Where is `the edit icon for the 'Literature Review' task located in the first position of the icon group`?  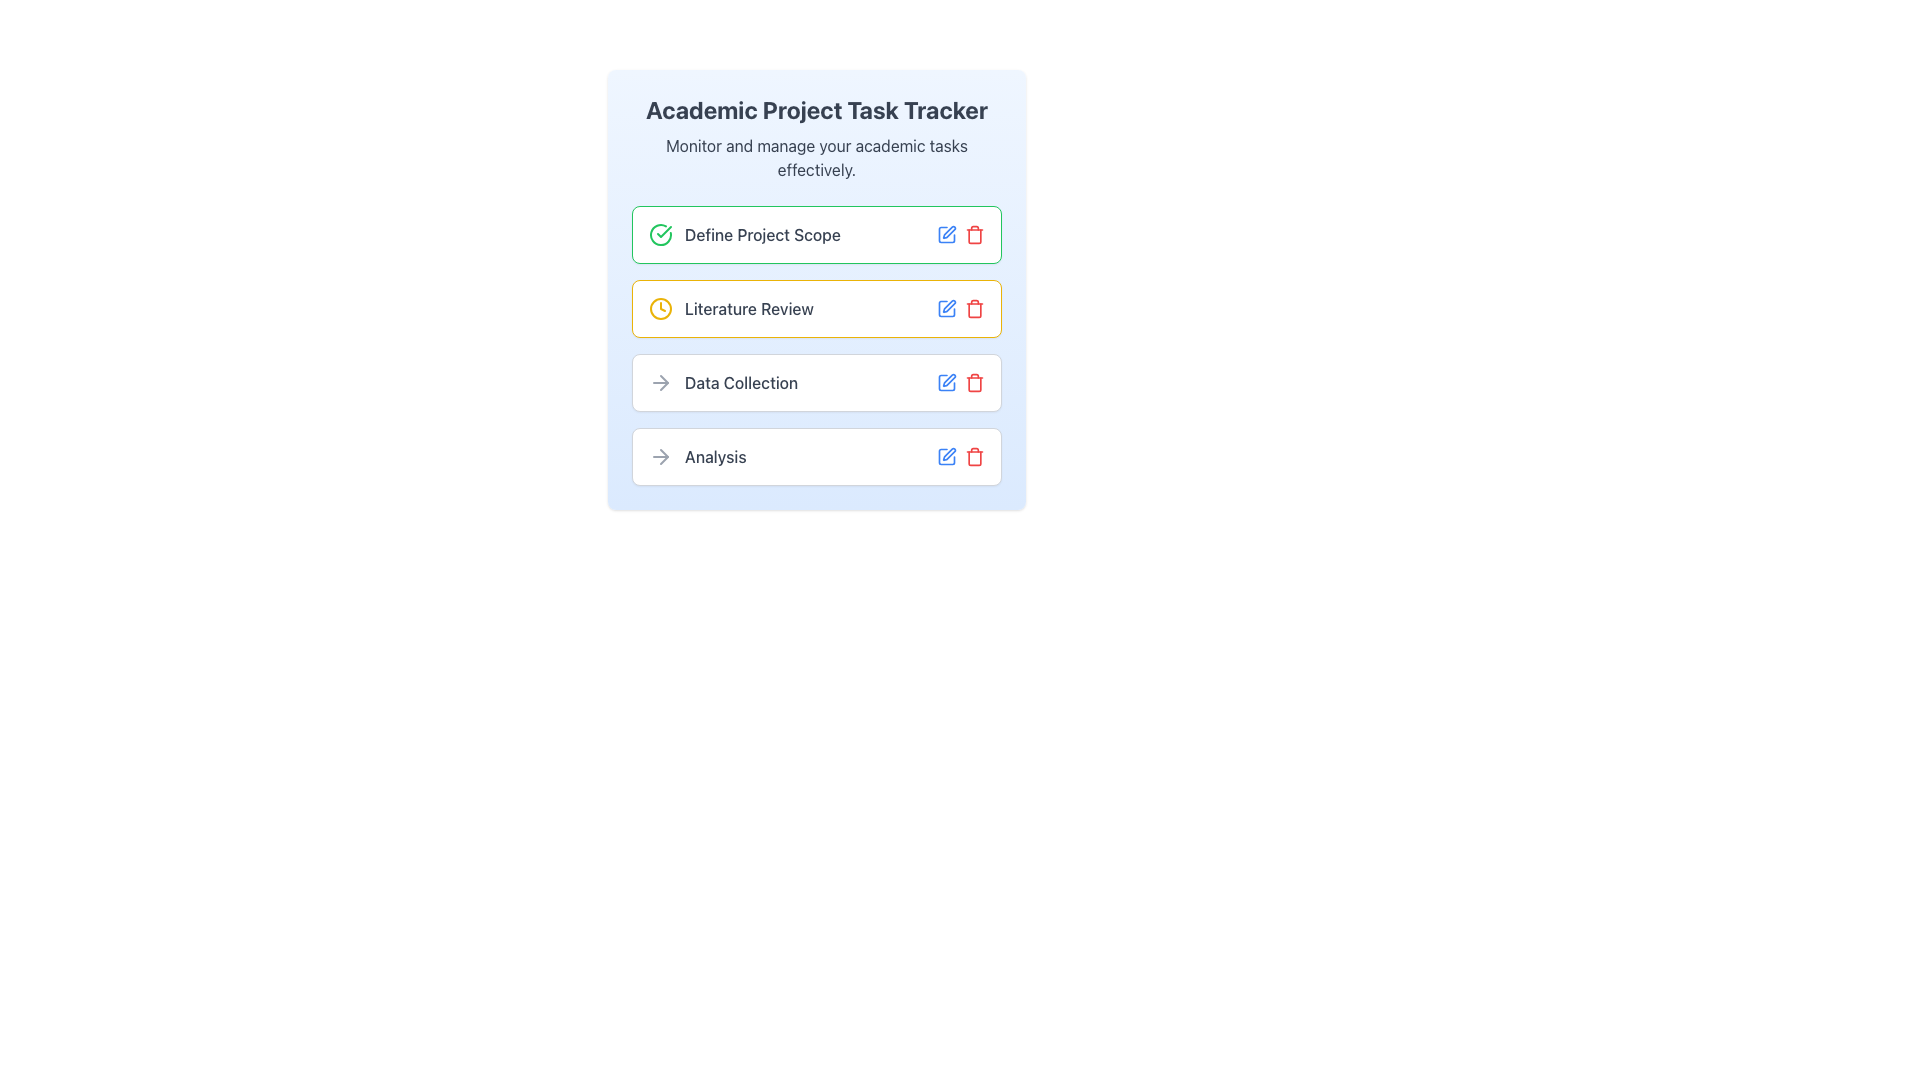
the edit icon for the 'Literature Review' task located in the first position of the icon group is located at coordinates (945, 308).